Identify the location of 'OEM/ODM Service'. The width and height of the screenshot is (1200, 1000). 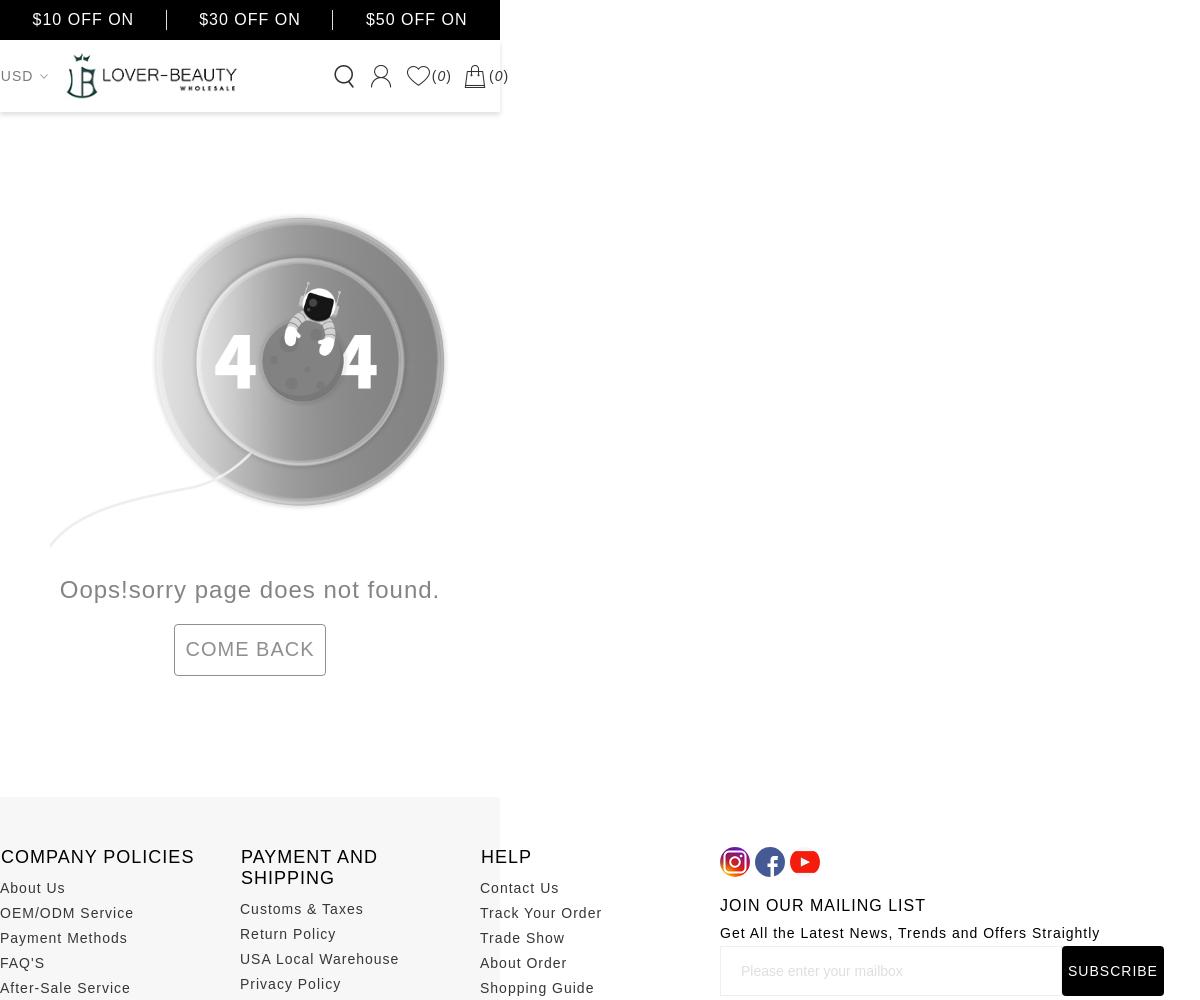
(66, 912).